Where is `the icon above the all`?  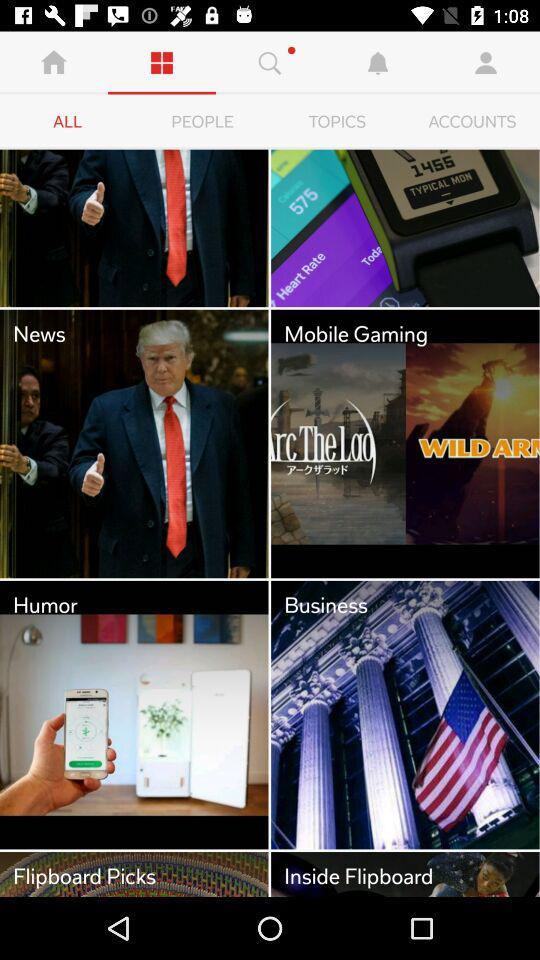 the icon above the all is located at coordinates (161, 62).